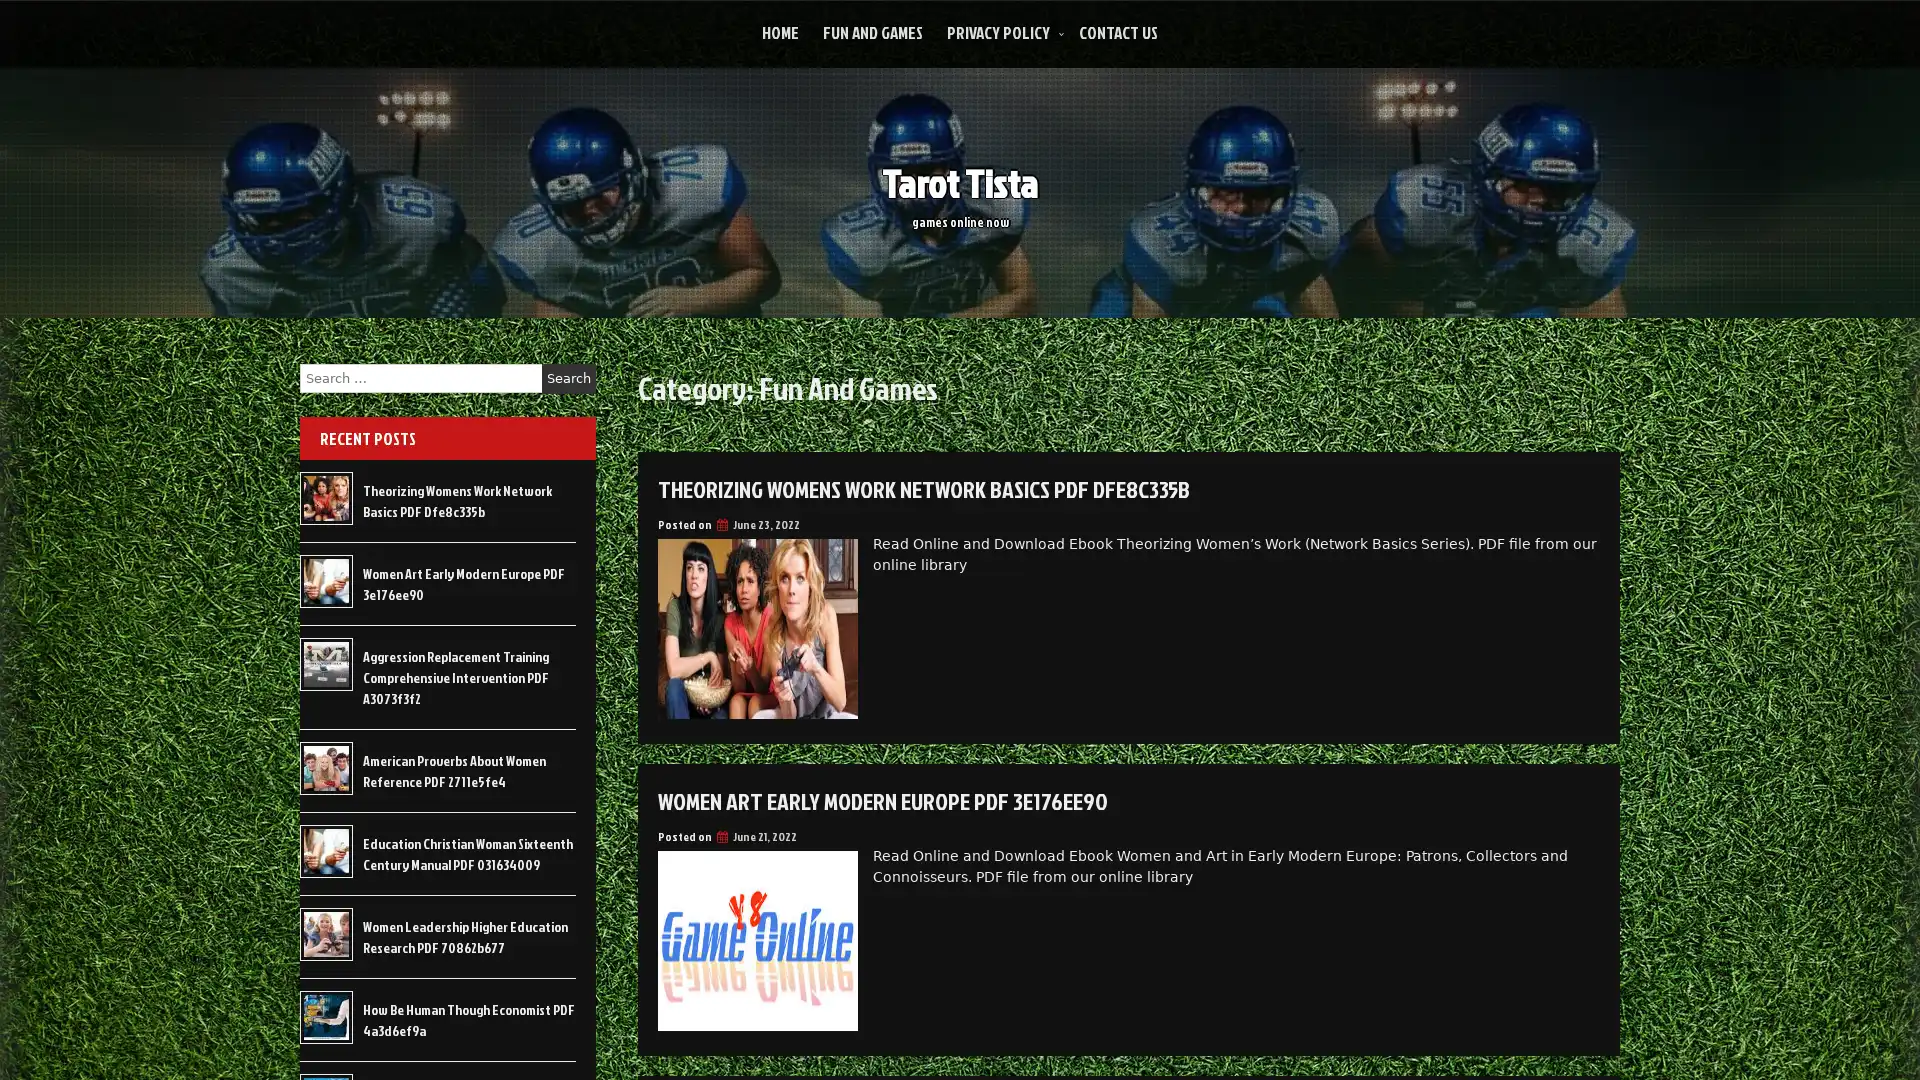  I want to click on Search, so click(568, 378).